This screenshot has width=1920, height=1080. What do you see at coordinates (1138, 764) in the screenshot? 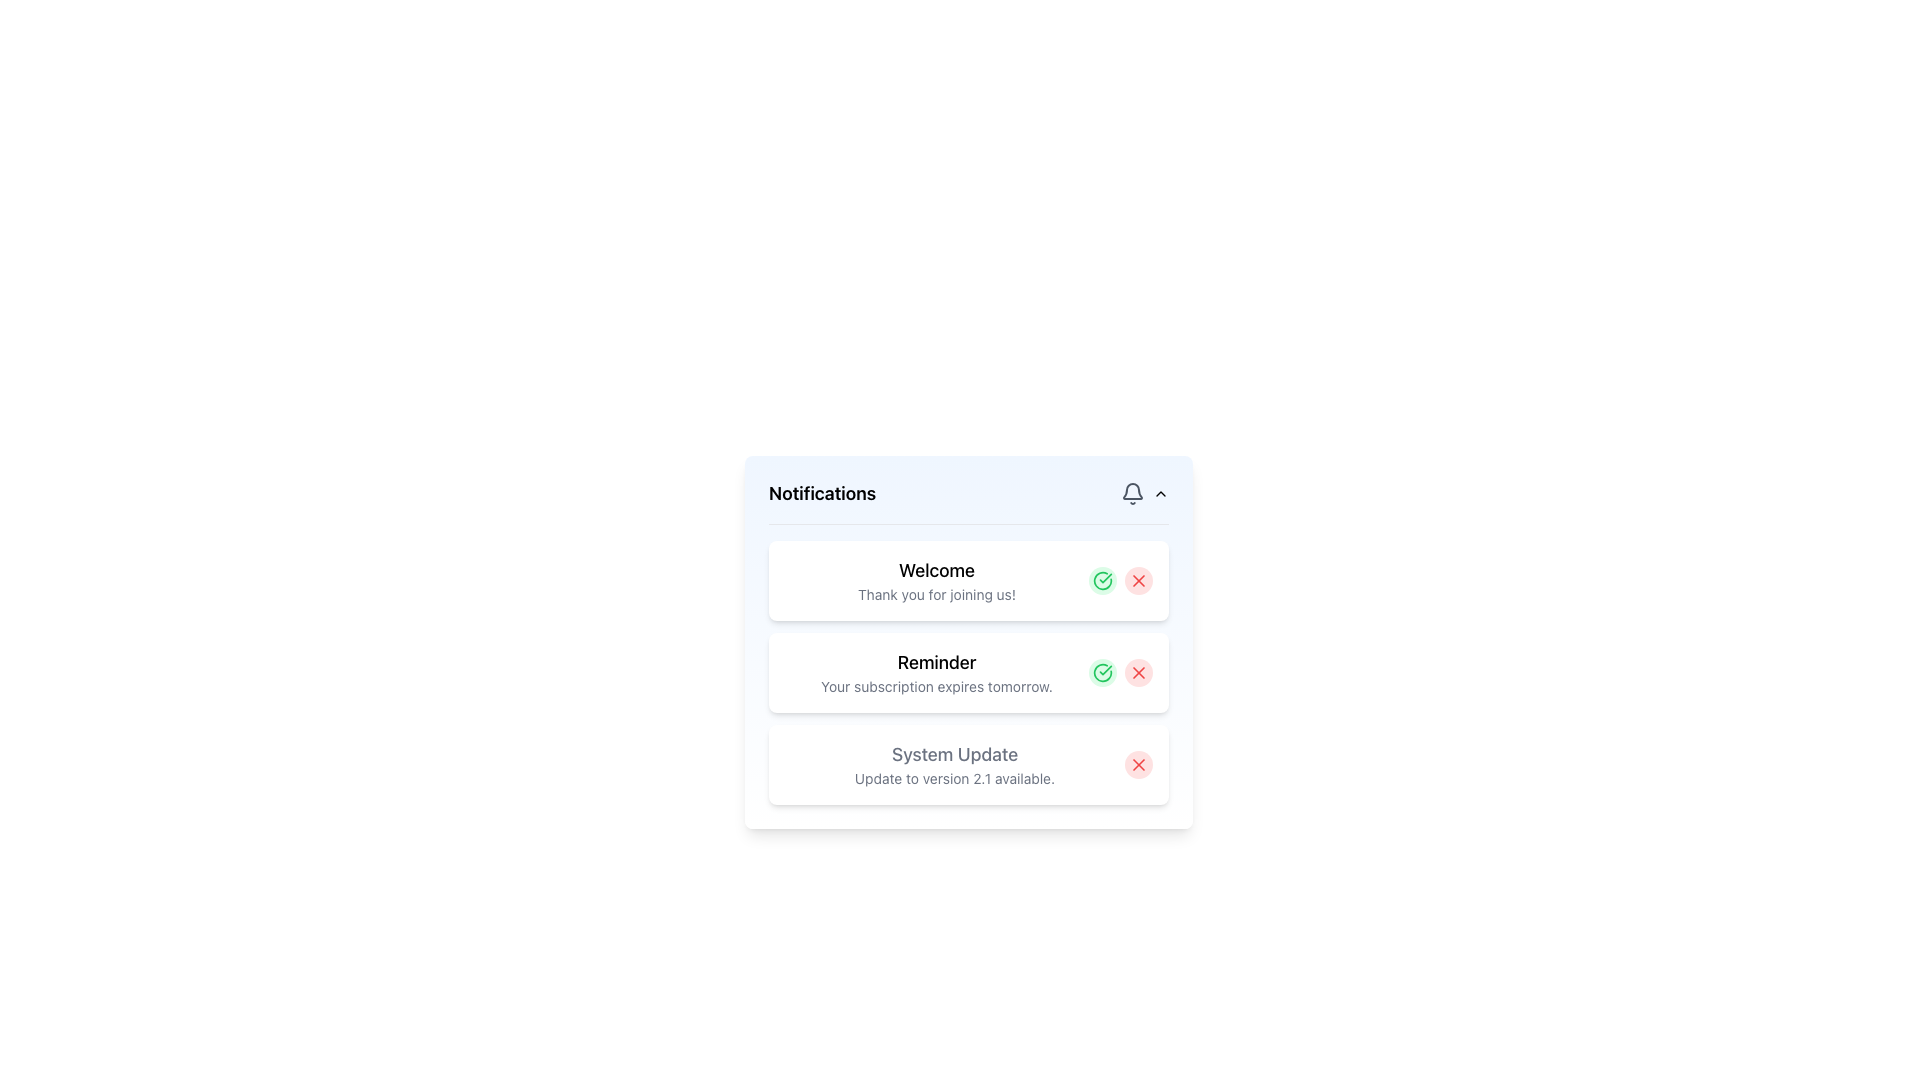
I see `the close button located in the bottom-right corner of the notification card containing the 'System Update' message` at bounding box center [1138, 764].